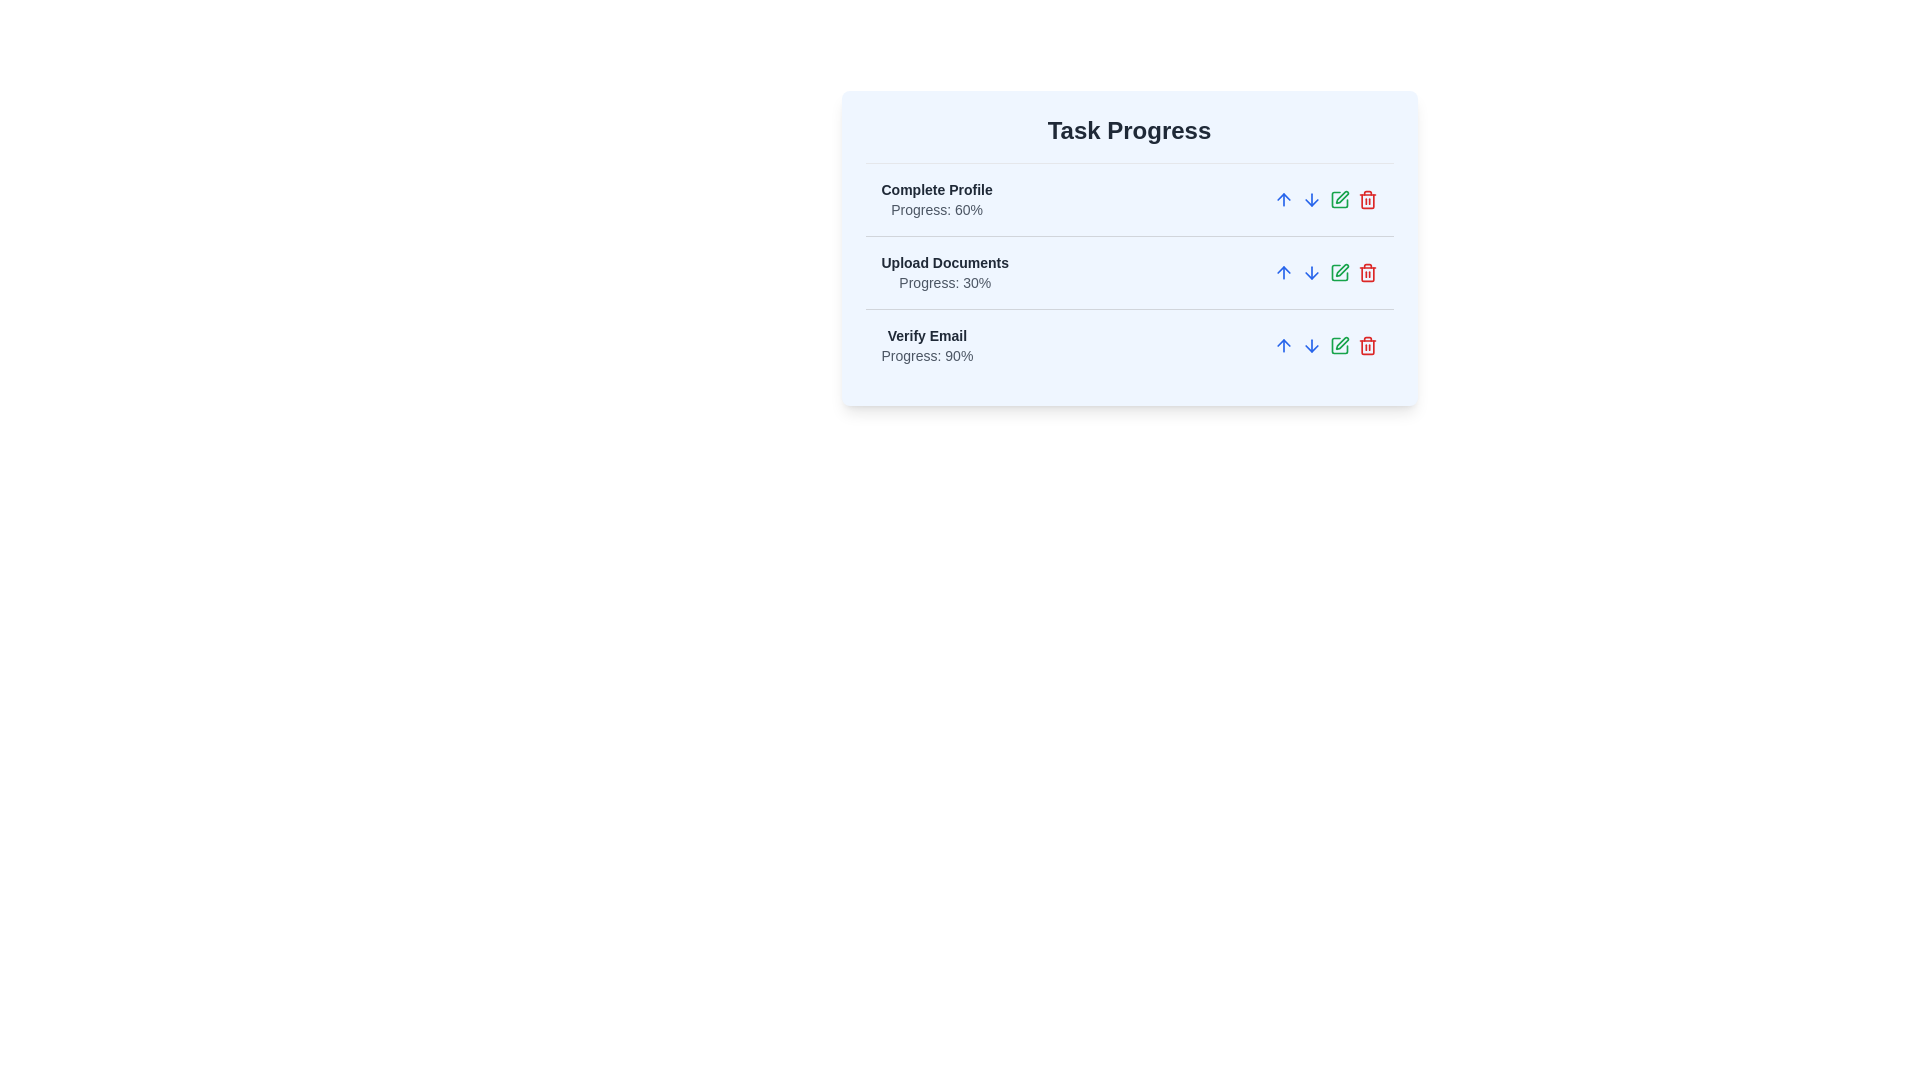  Describe the element at coordinates (1342, 197) in the screenshot. I see `the editing icon located to the right of the 'Upload Documents' row in the list or progress tracker` at that location.